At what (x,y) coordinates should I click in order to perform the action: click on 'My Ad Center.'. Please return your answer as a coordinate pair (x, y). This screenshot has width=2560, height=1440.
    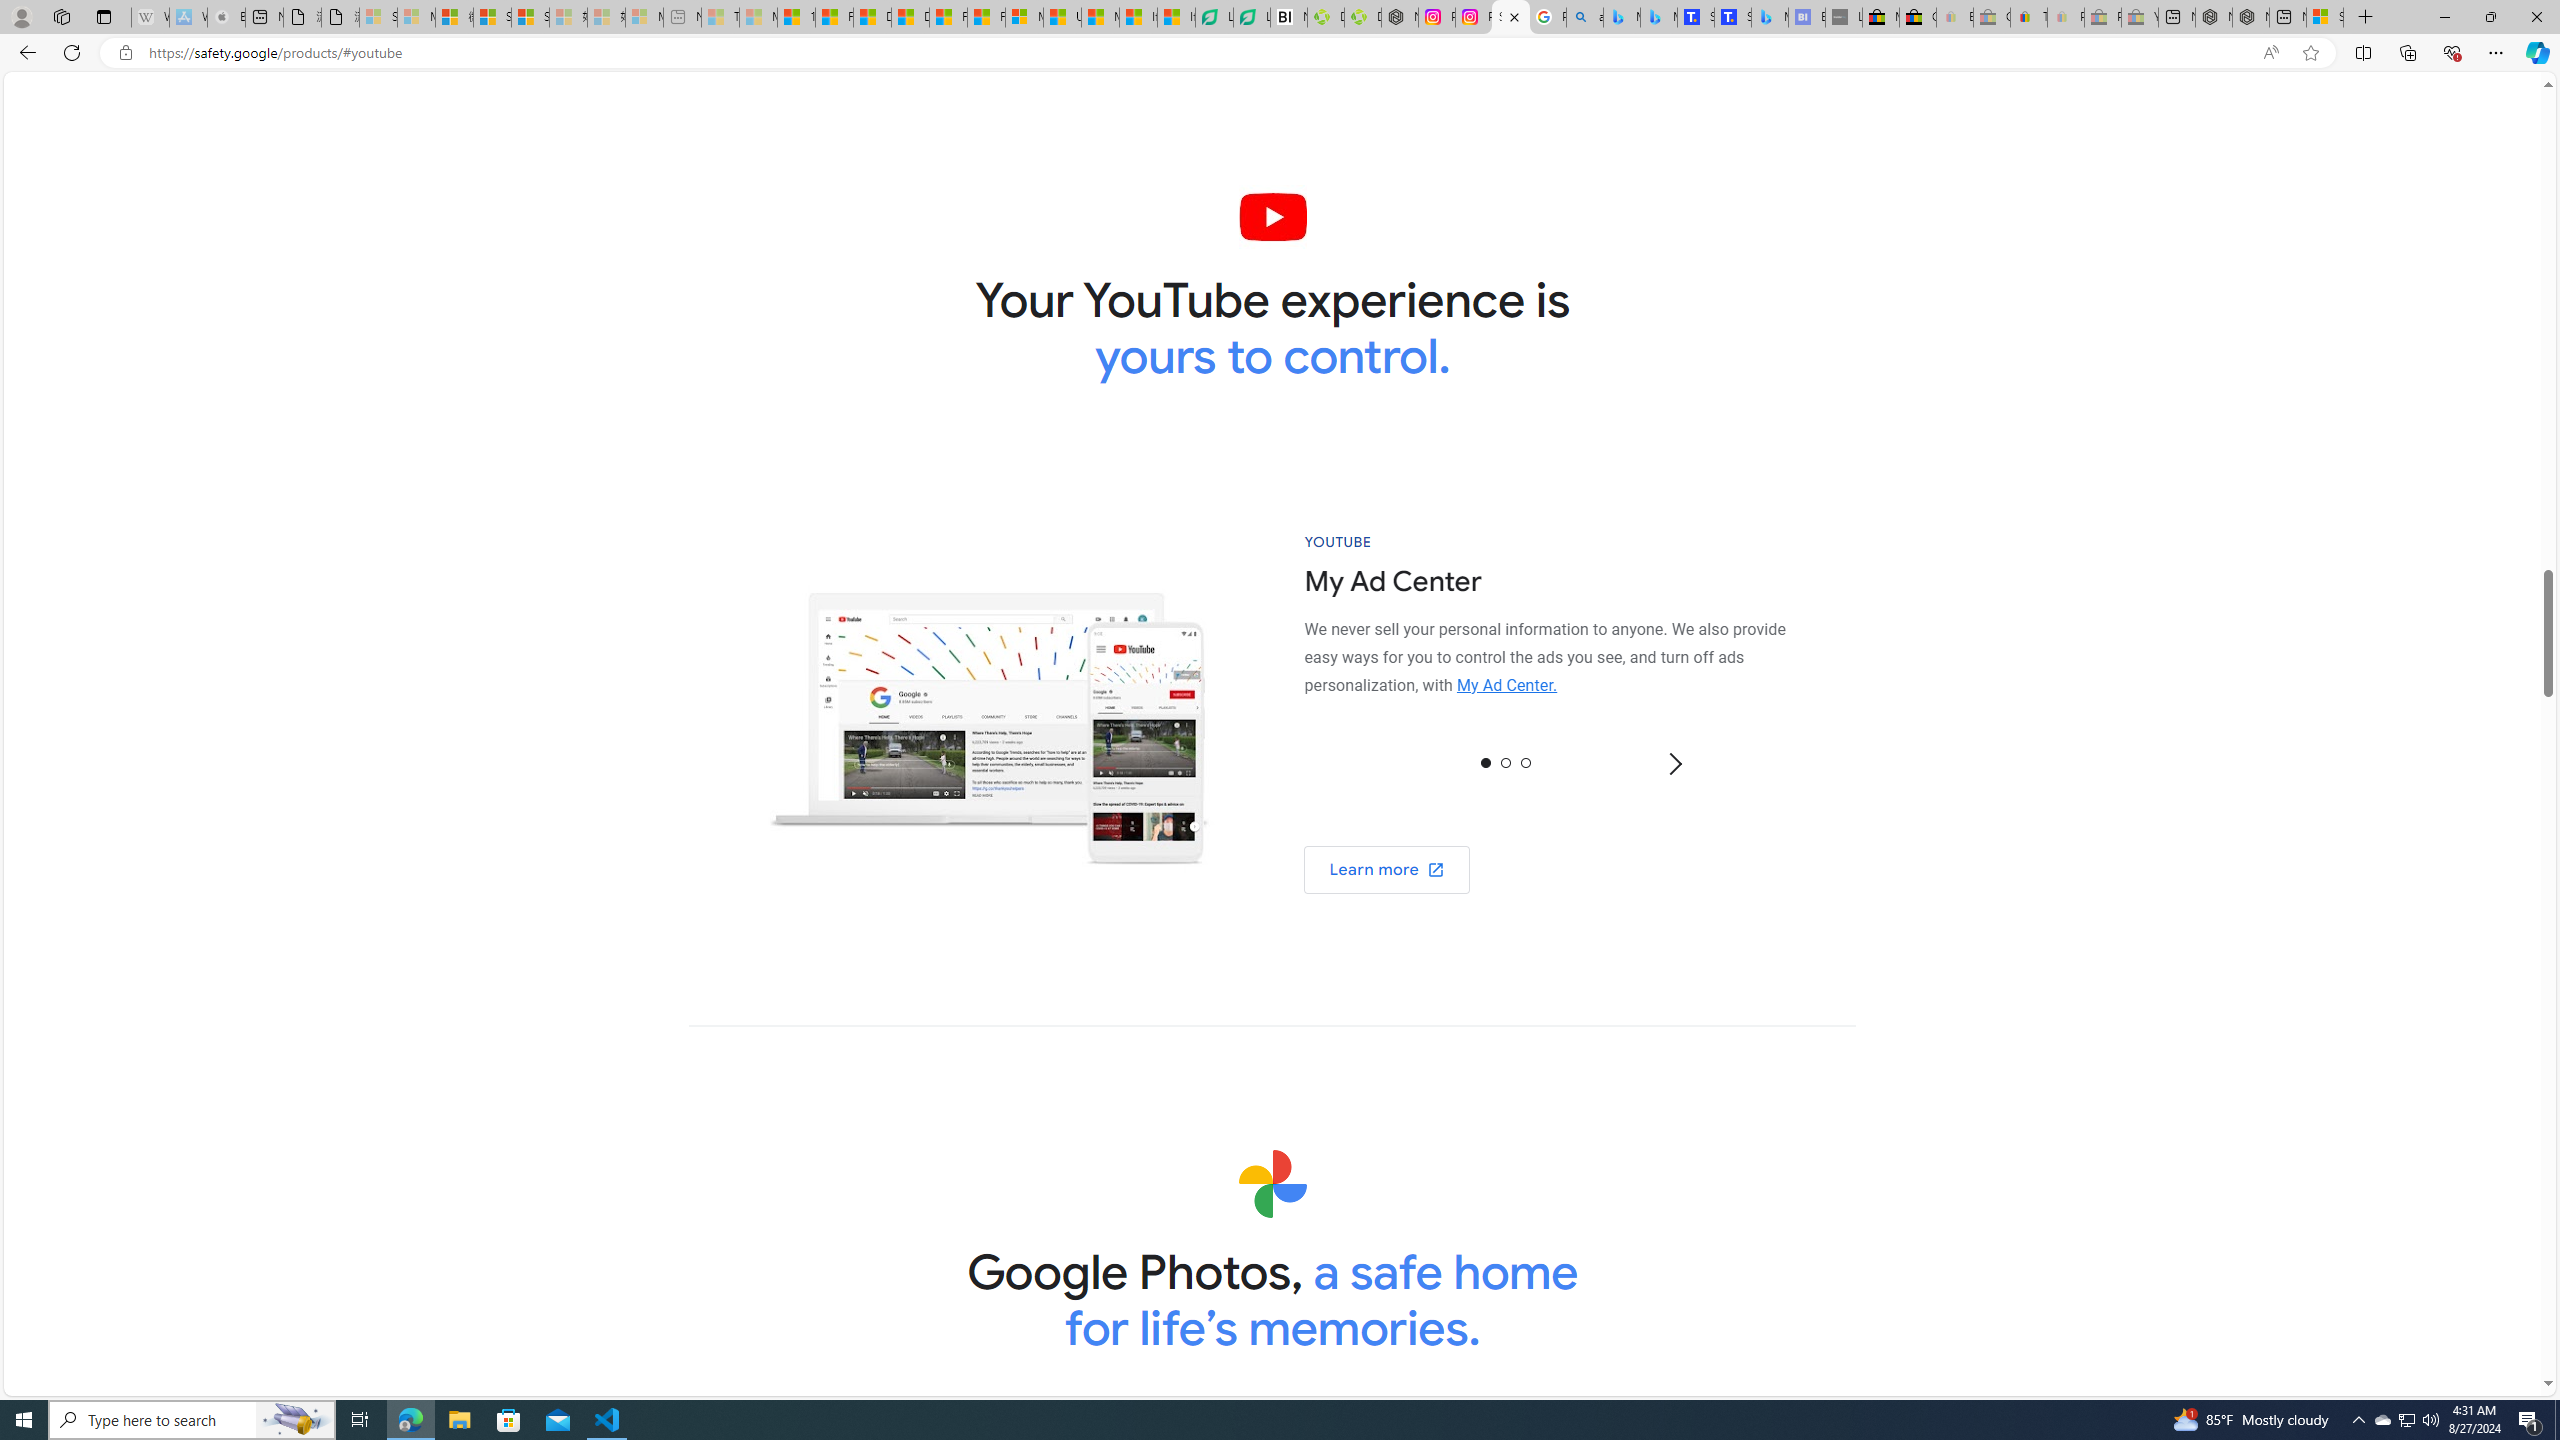
    Looking at the image, I should click on (1507, 685).